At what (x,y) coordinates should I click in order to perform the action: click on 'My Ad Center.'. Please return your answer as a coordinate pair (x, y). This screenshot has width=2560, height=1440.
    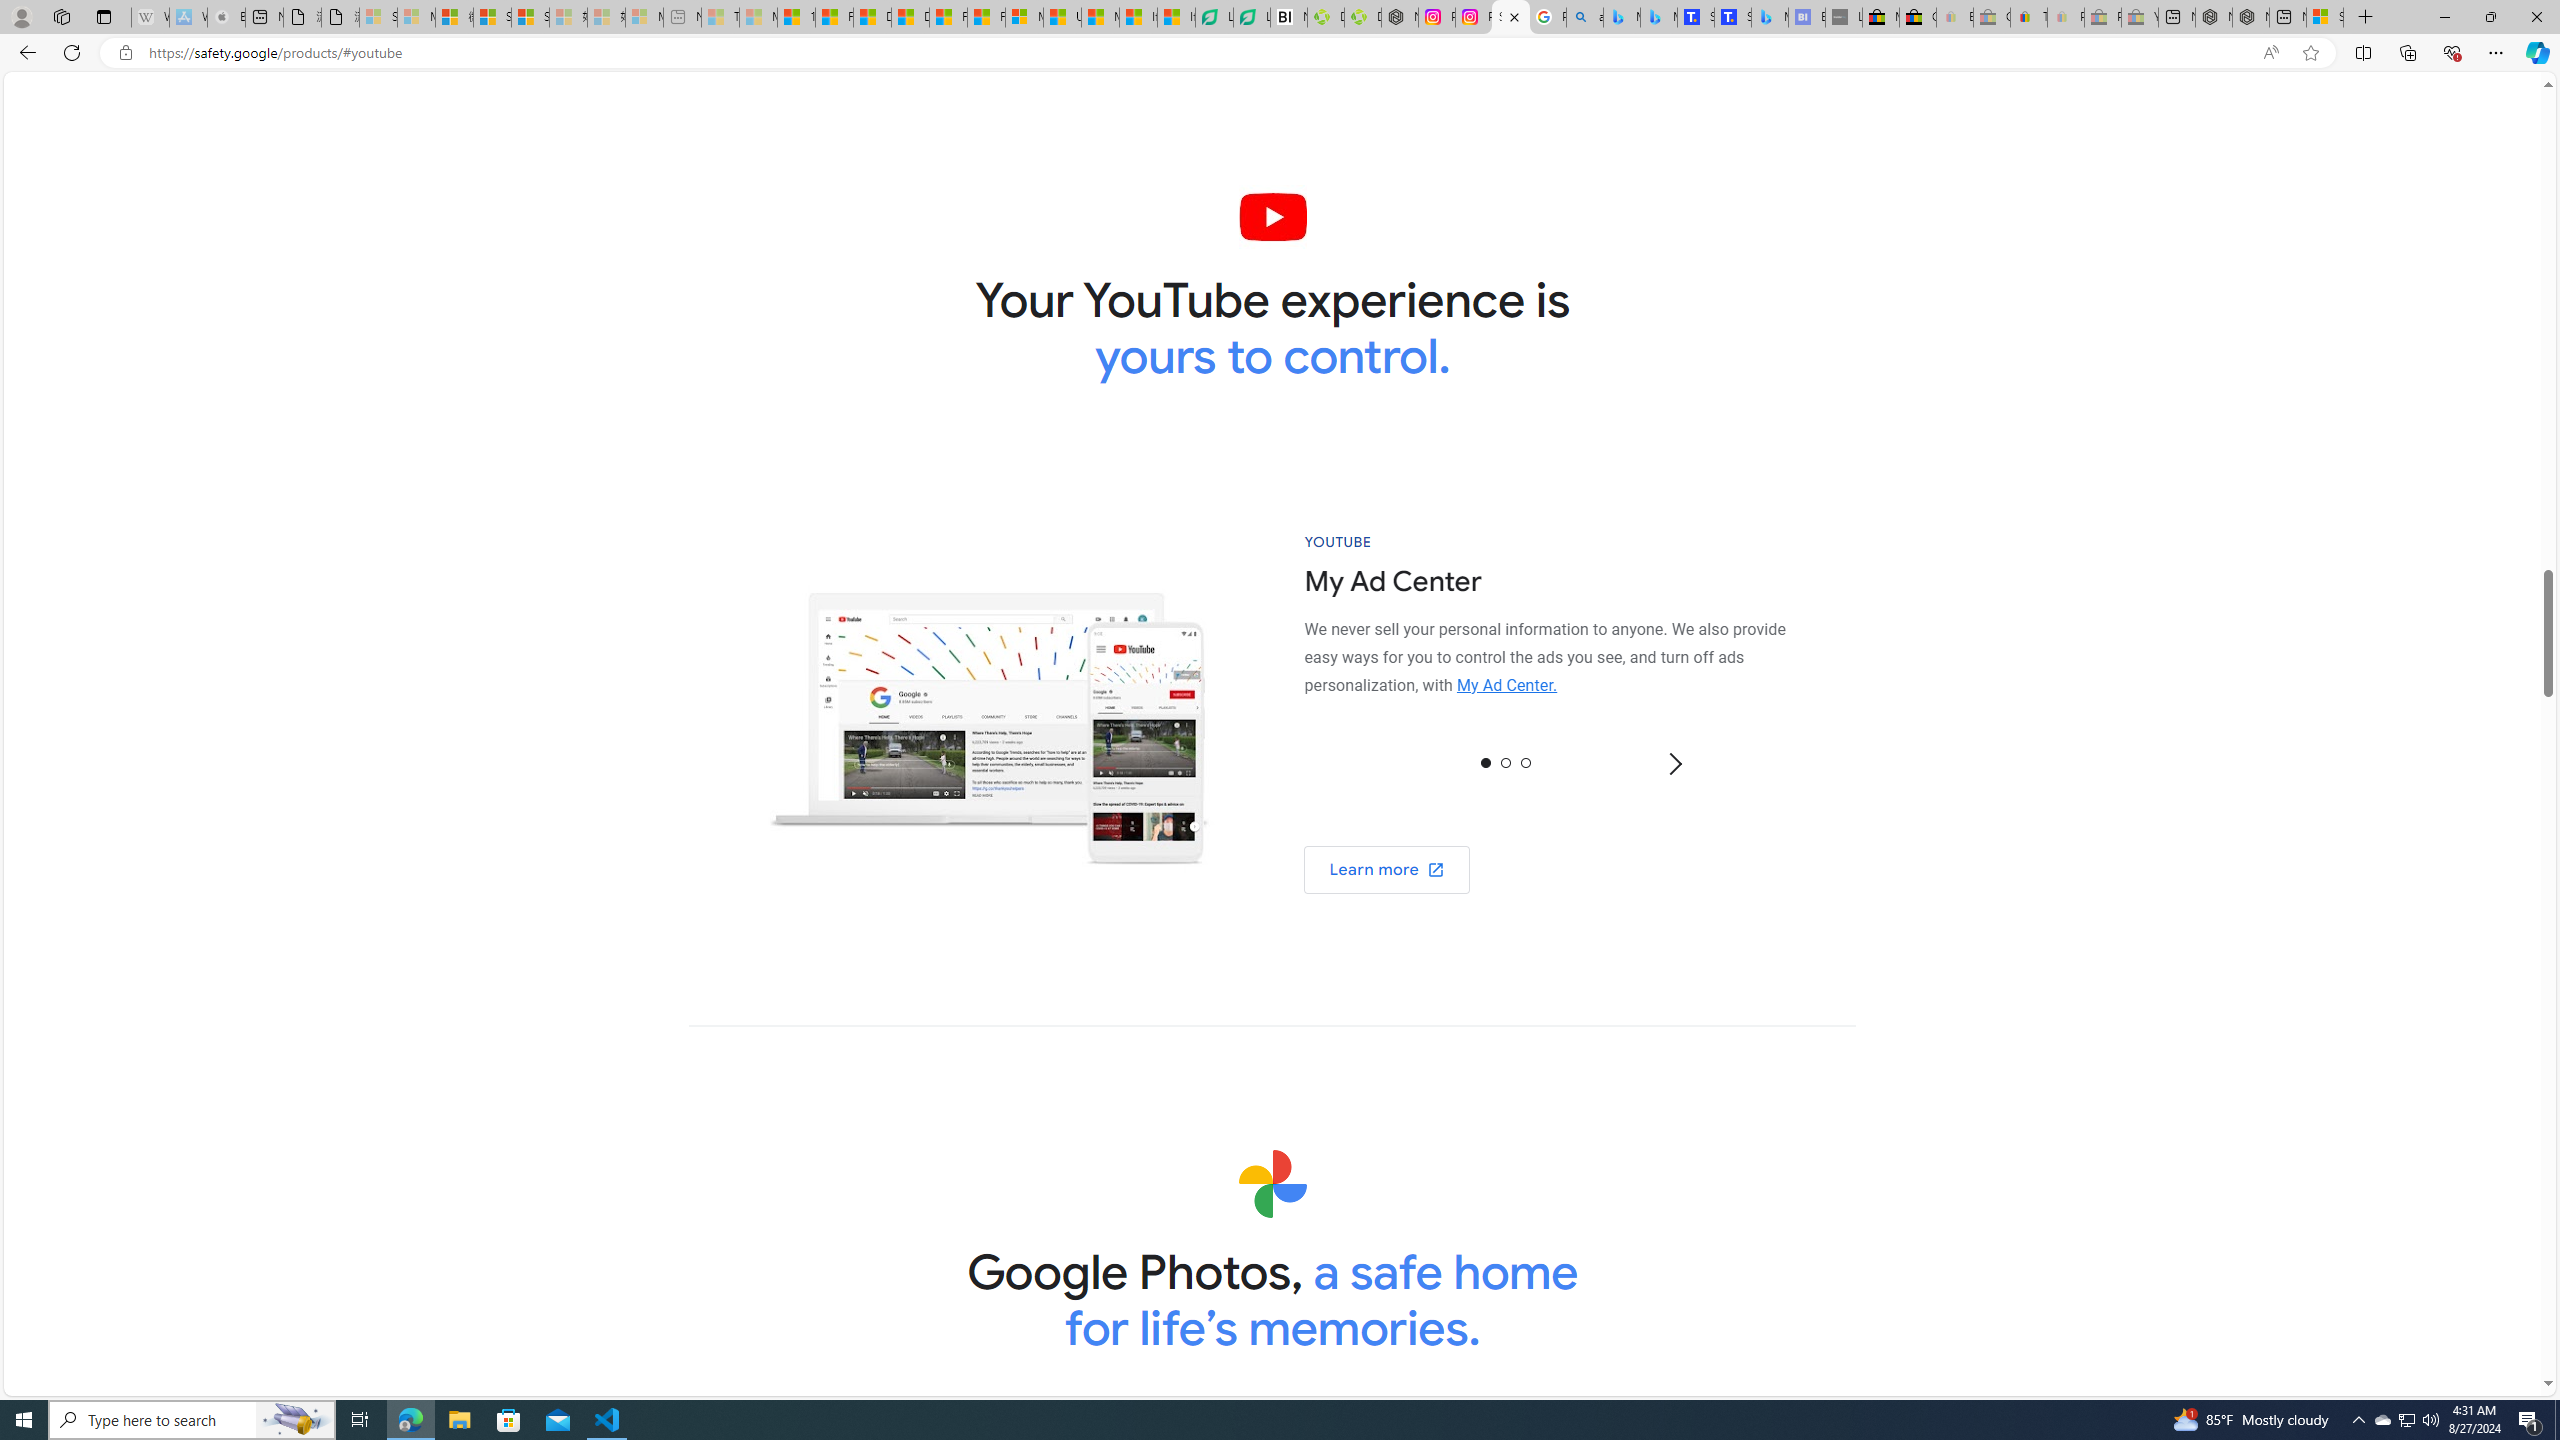
    Looking at the image, I should click on (1507, 685).